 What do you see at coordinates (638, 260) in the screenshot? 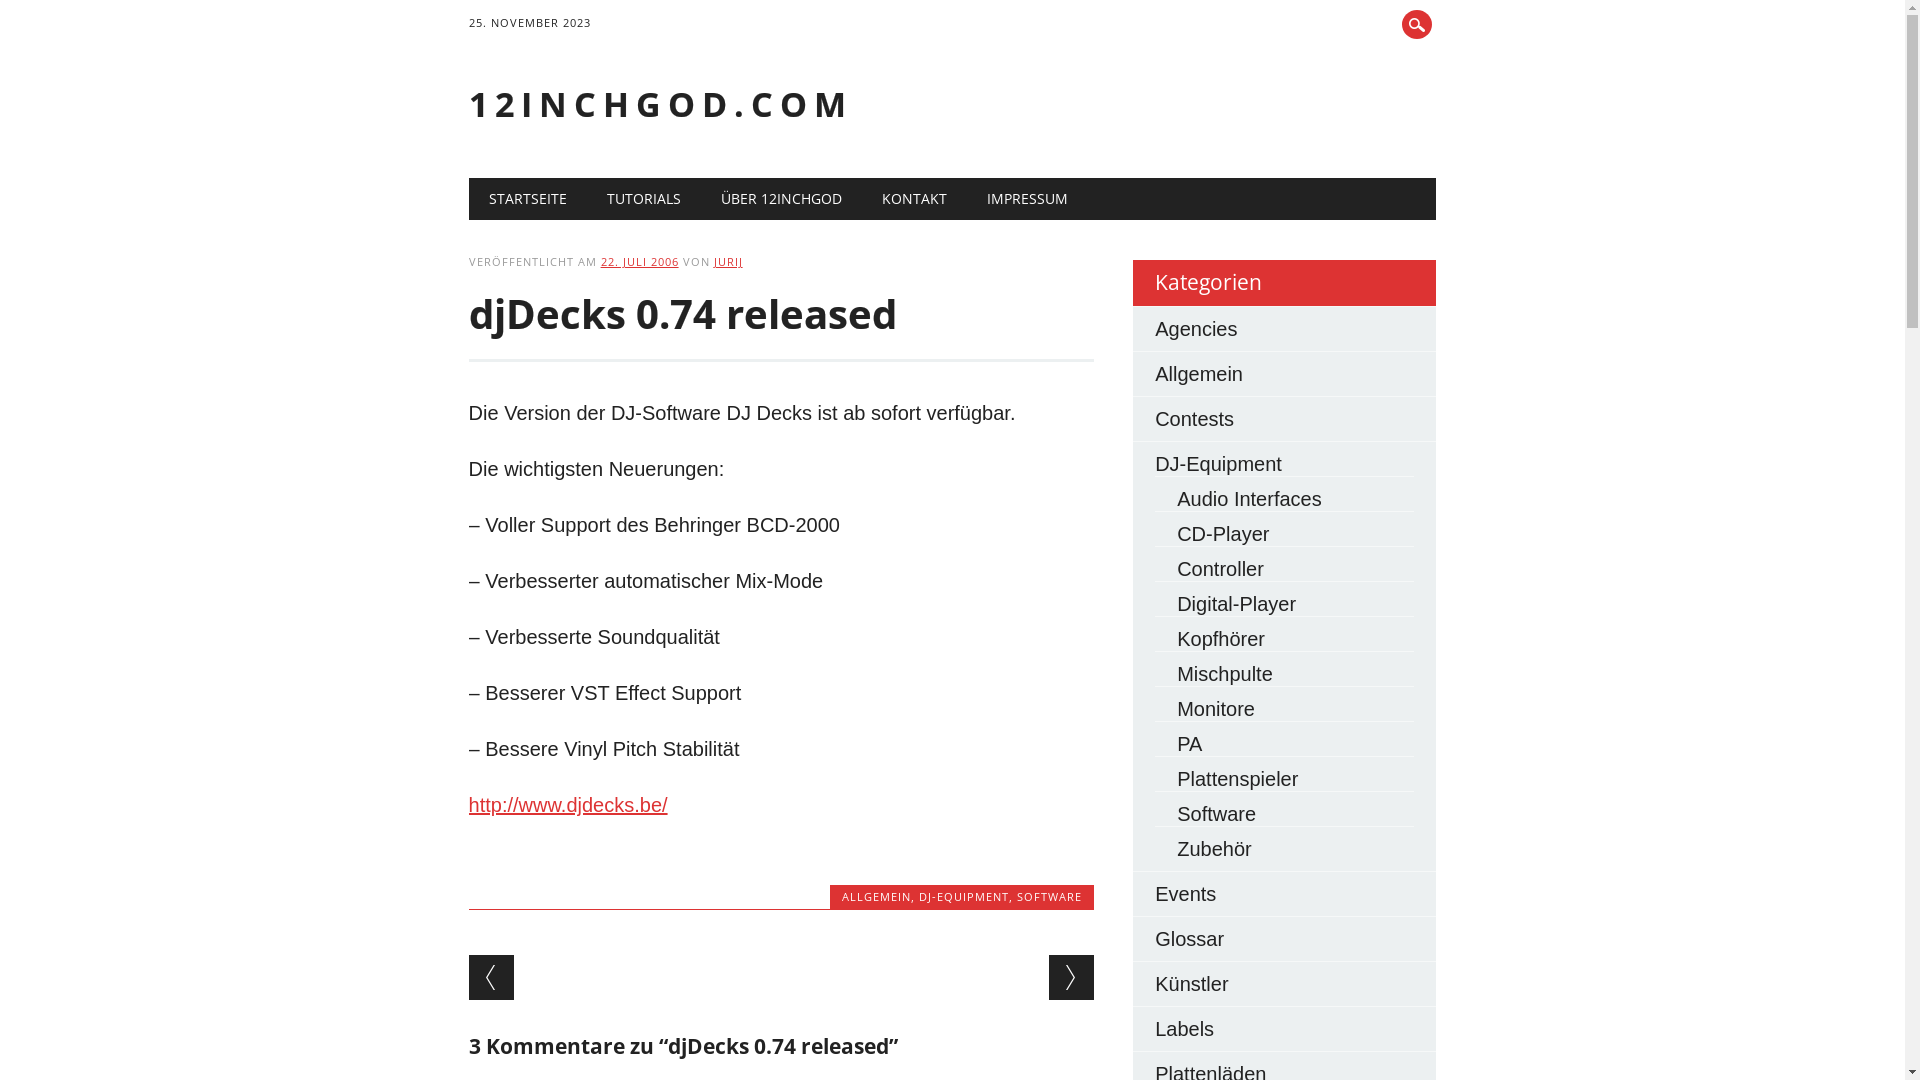
I see `'22. JULI 2006'` at bounding box center [638, 260].